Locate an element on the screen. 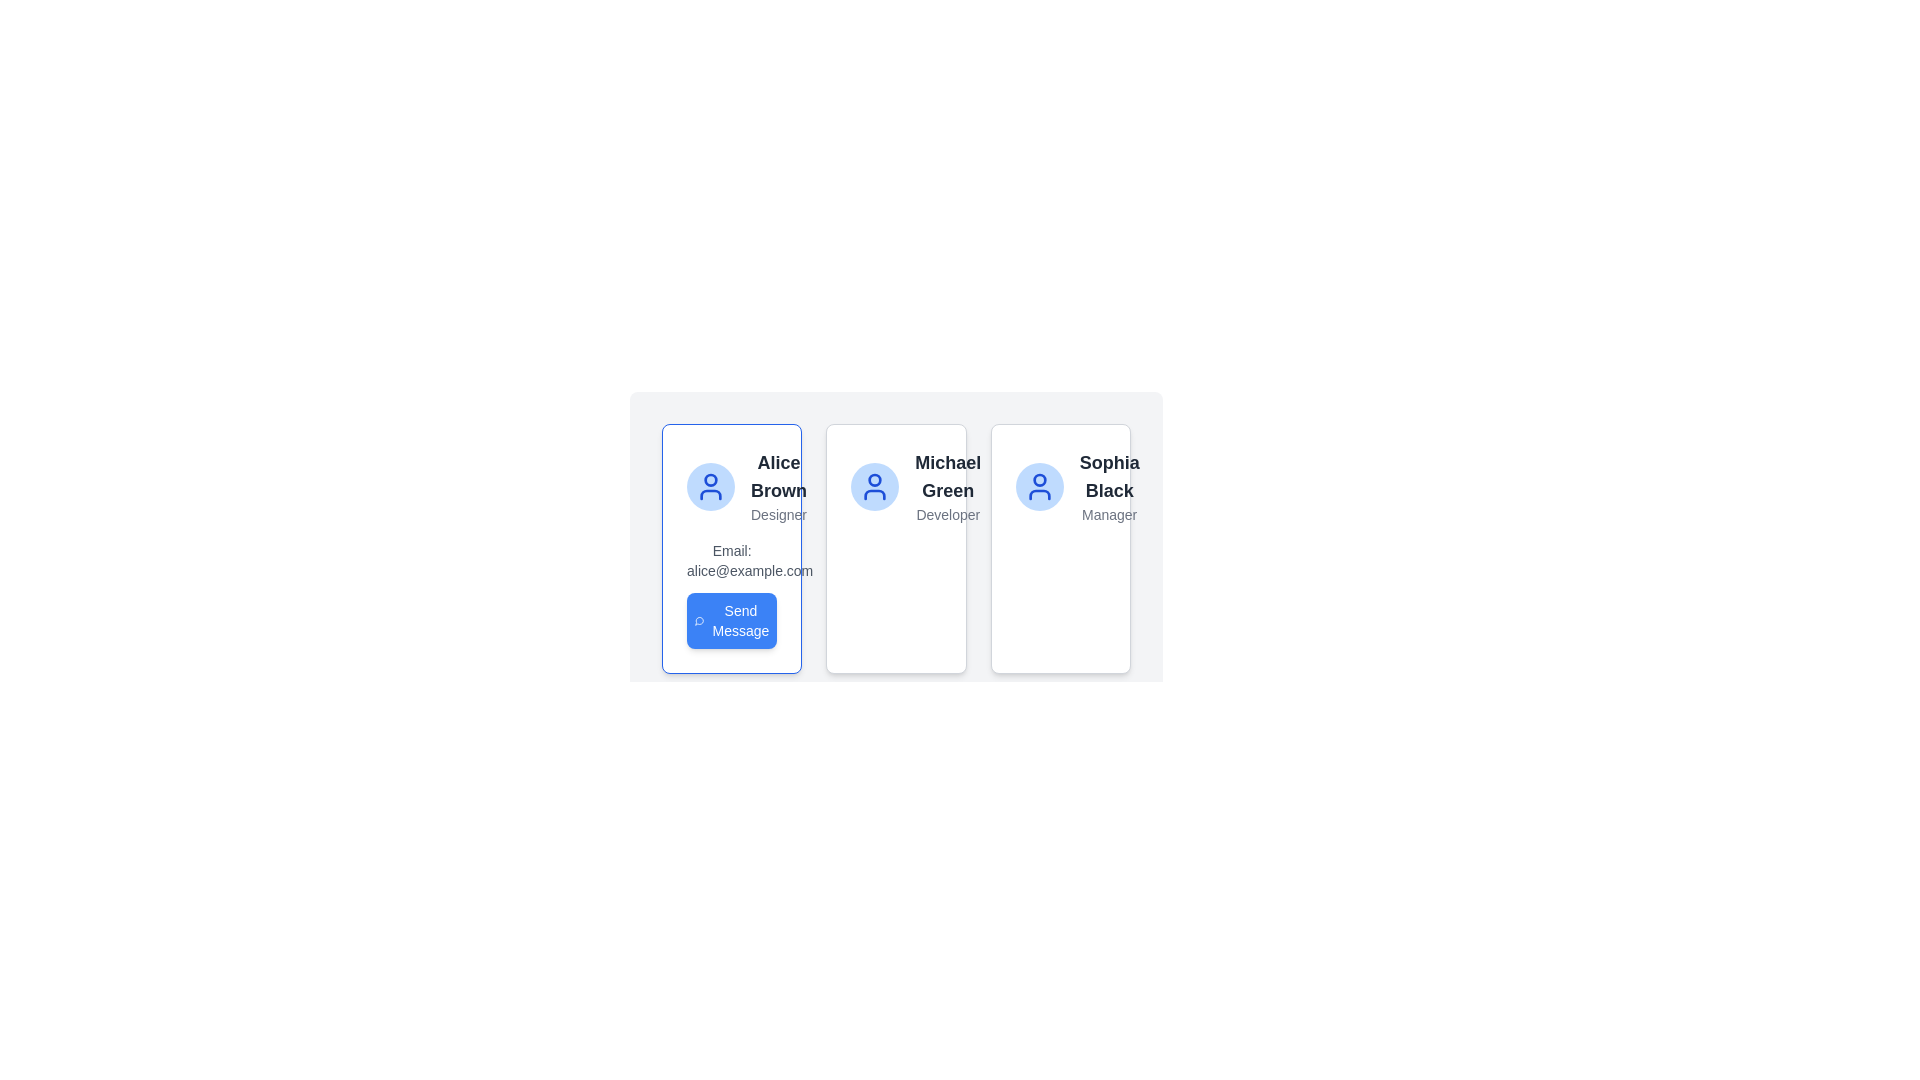 This screenshot has height=1080, width=1920. the graphical icon placeholder, which is a circular icon with a light blue background and a dark blue user silhouette symbol, located at the top-left of Alice Brown's profile card is located at coordinates (710, 486).